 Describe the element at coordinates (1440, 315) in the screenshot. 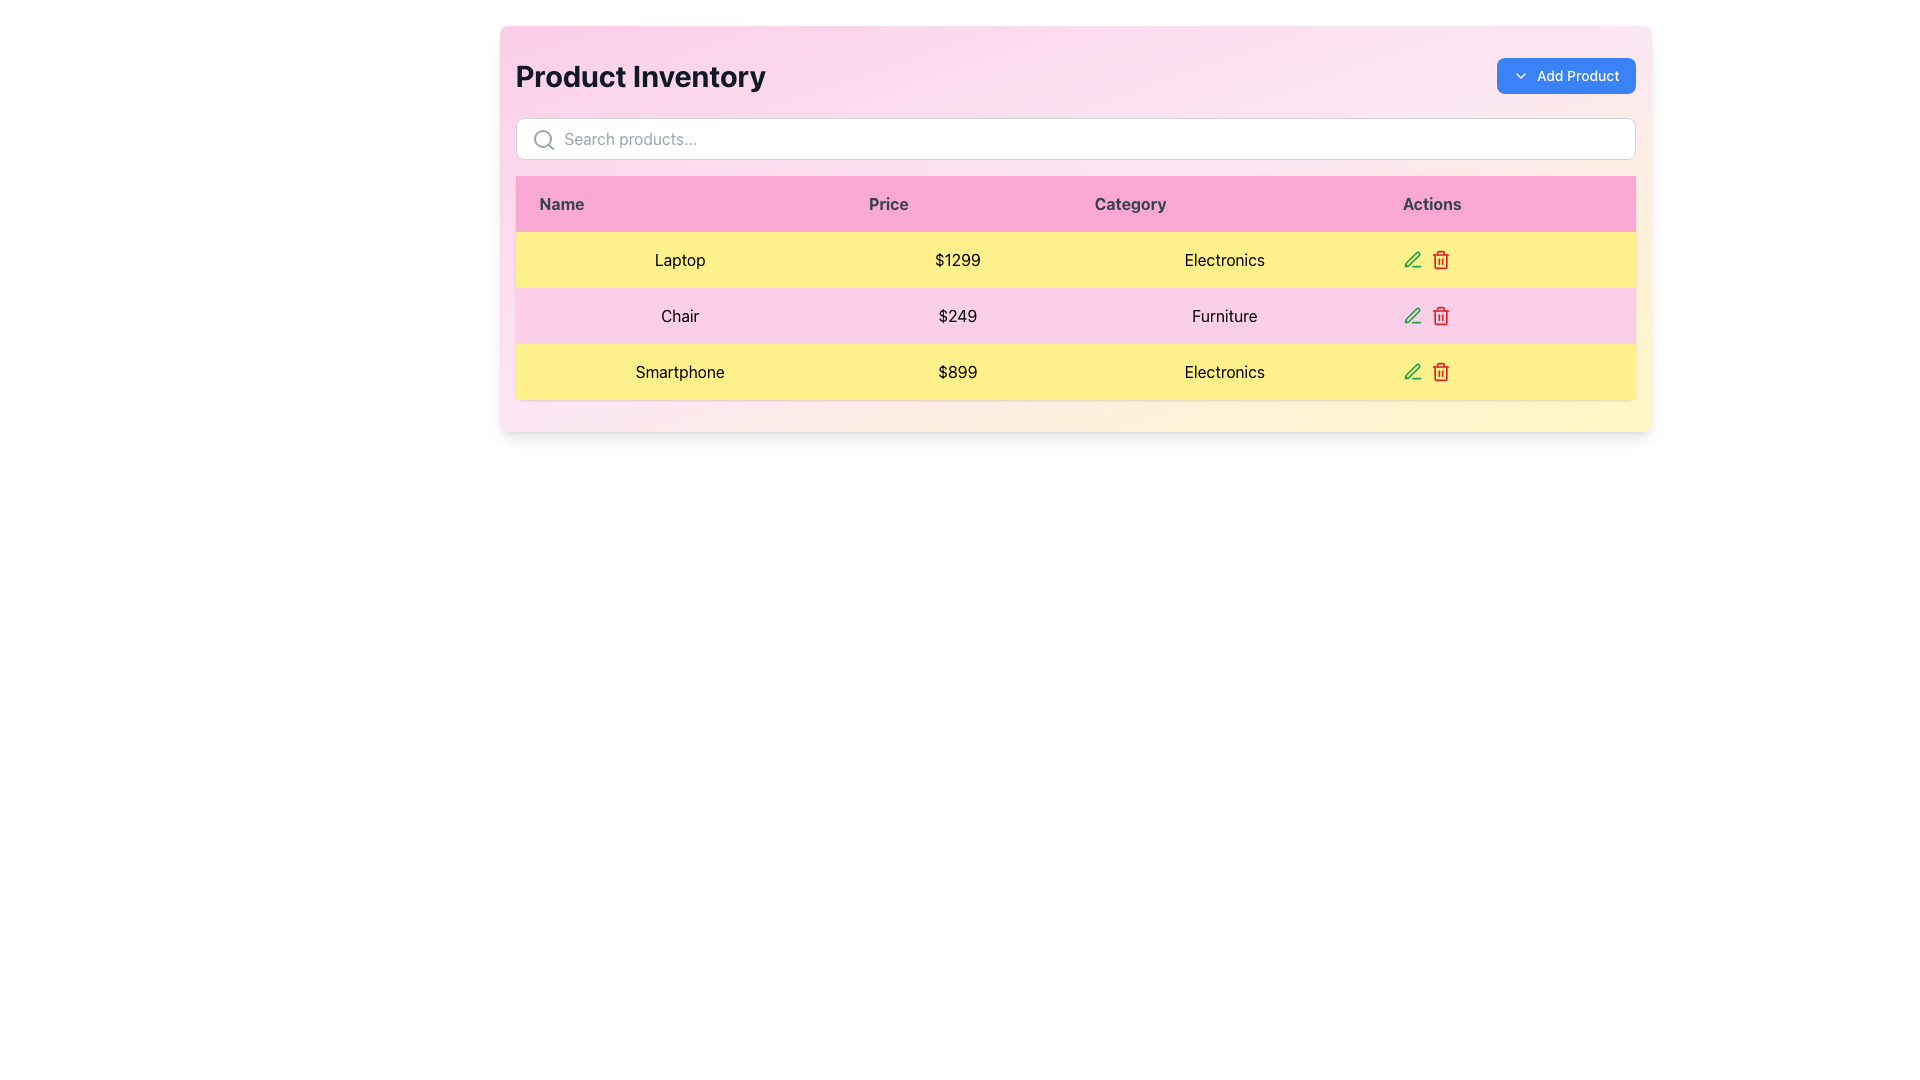

I see `the delete button in the second row of the Actions column` at that location.